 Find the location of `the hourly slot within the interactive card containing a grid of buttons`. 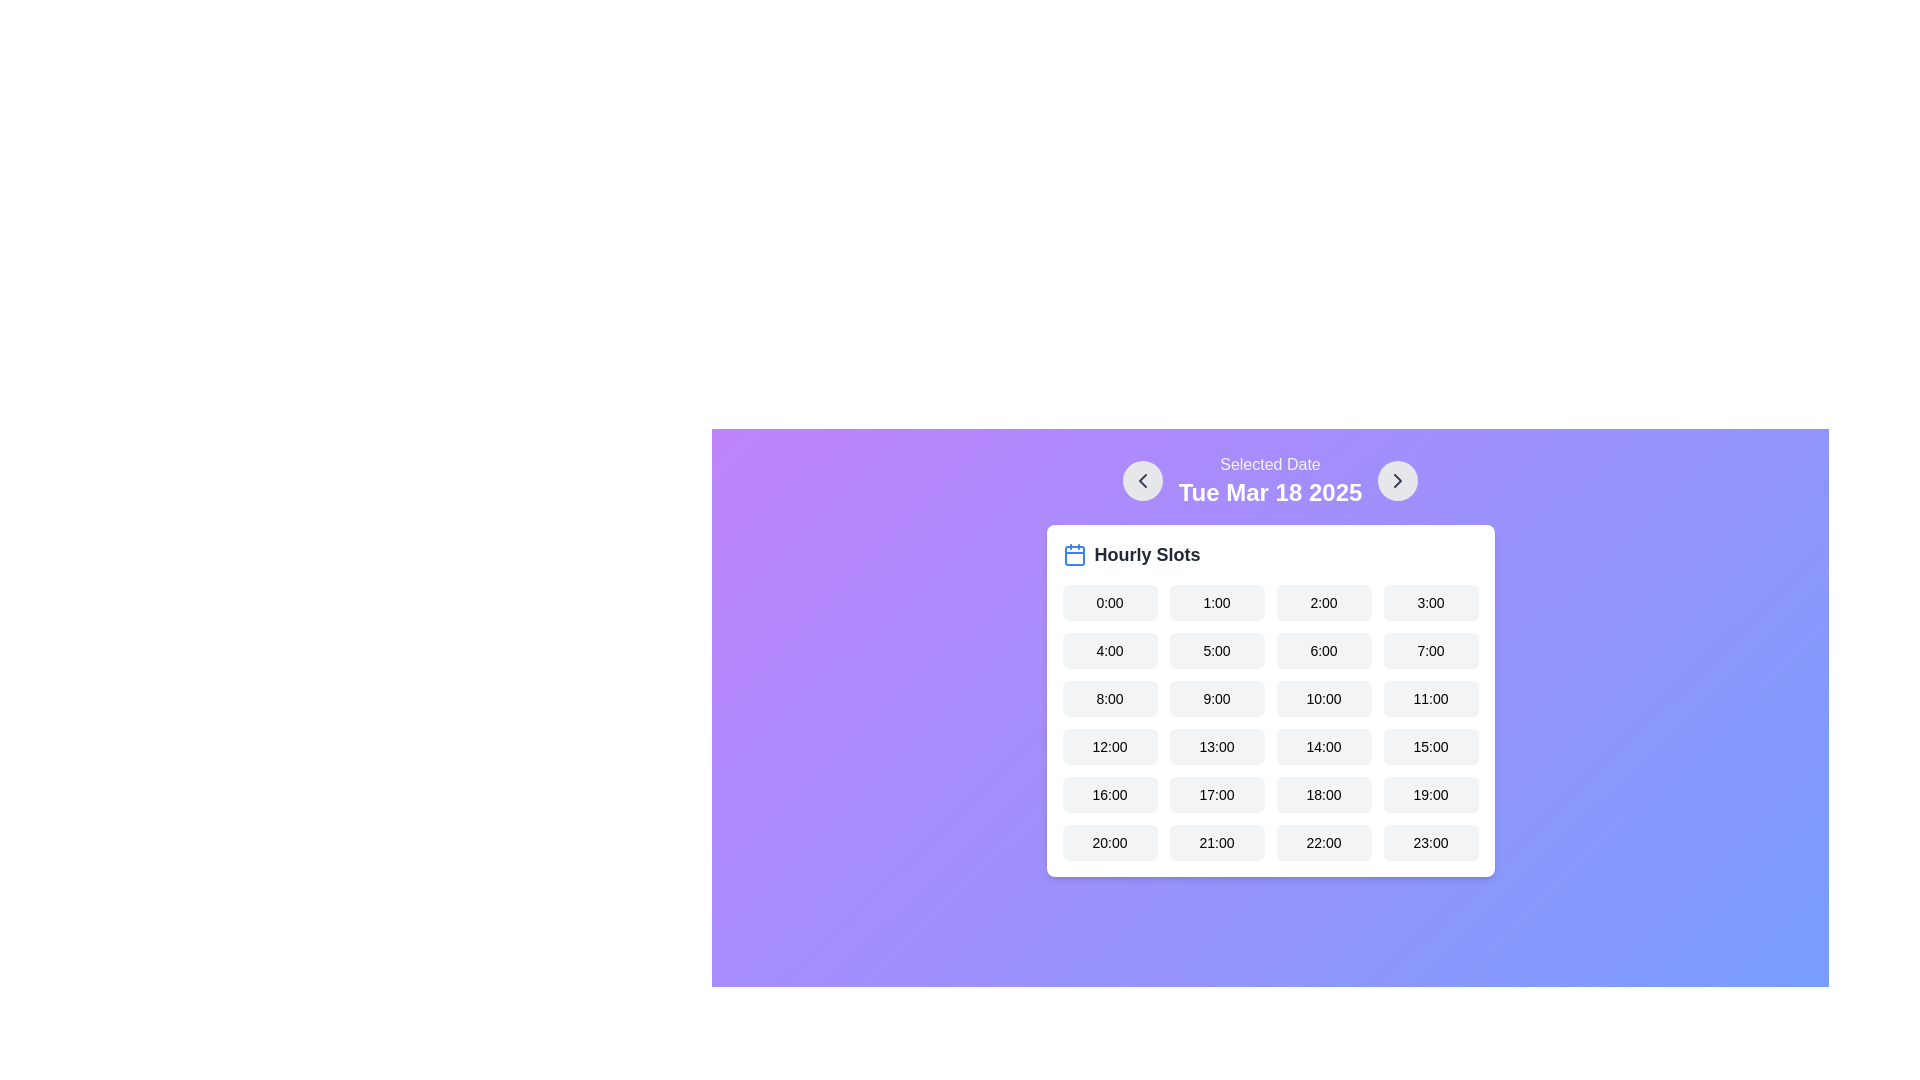

the hourly slot within the interactive card containing a grid of buttons is located at coordinates (1269, 700).